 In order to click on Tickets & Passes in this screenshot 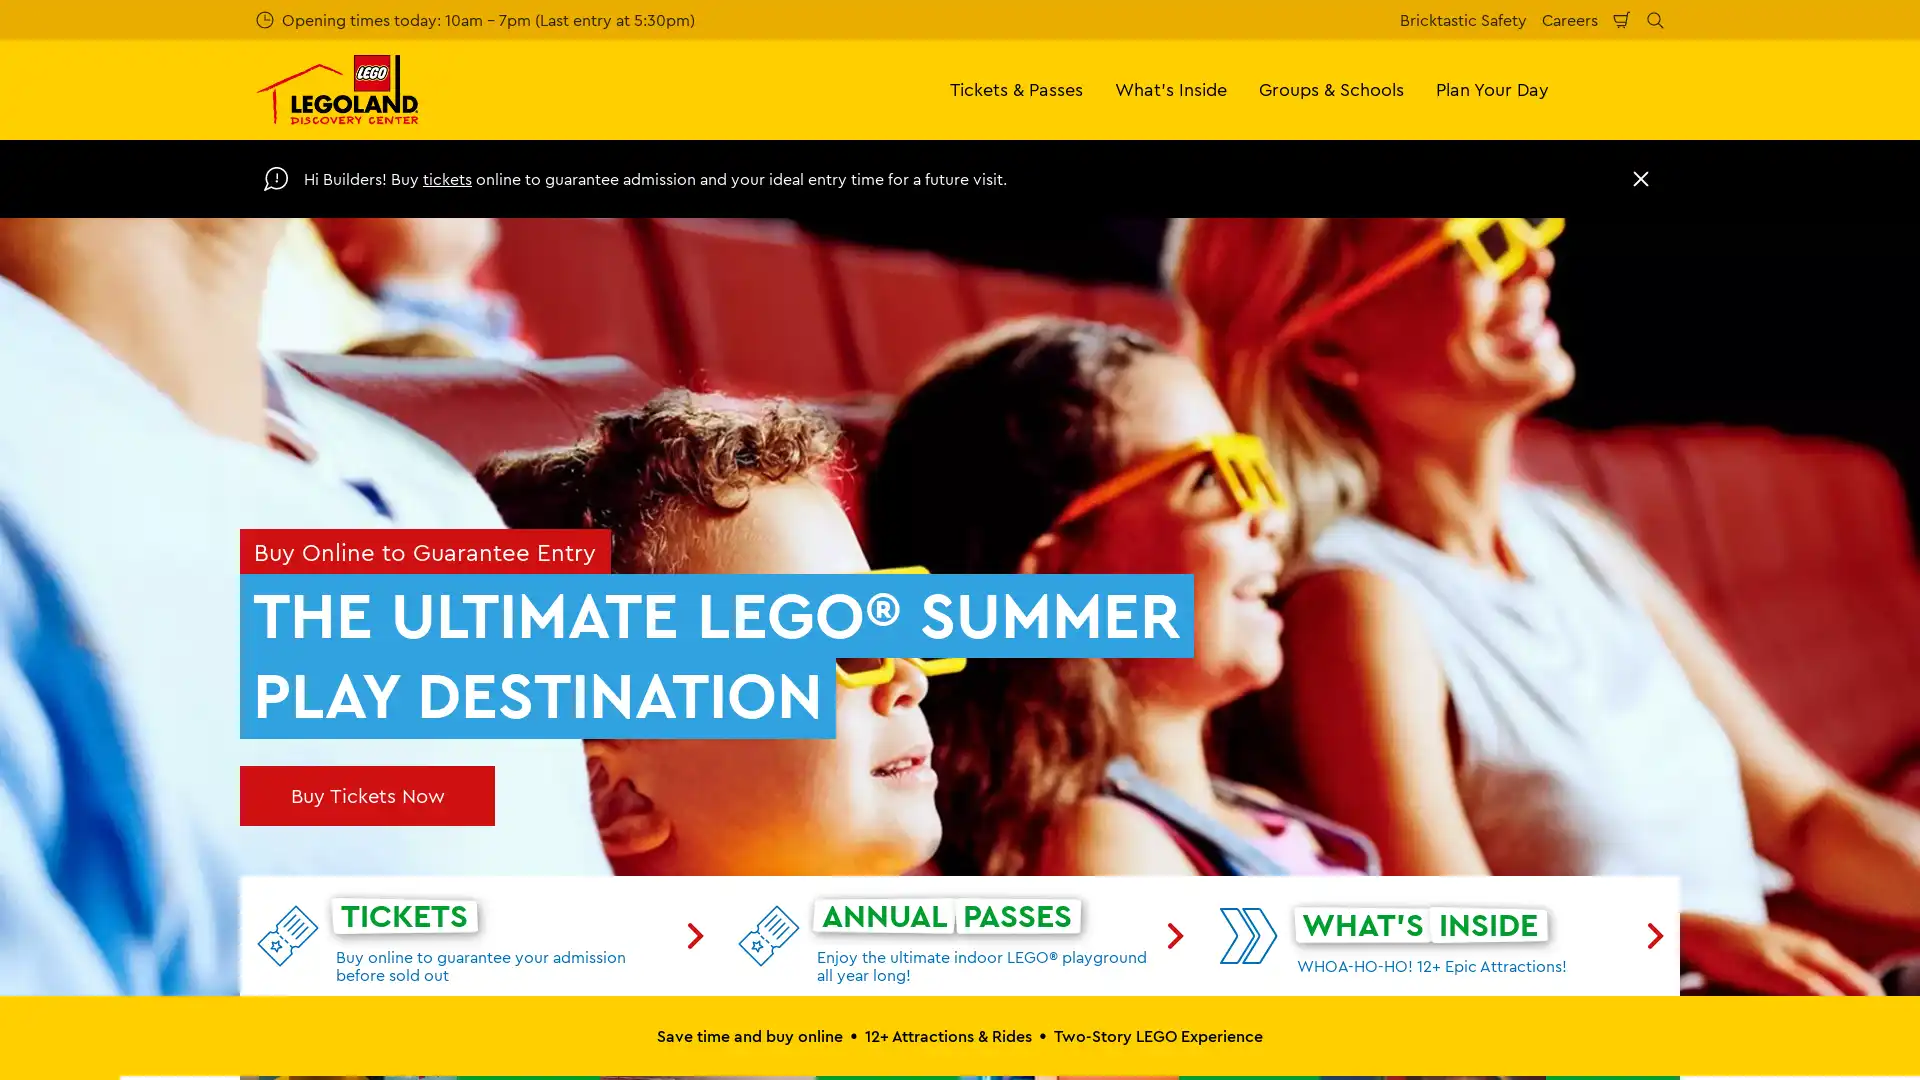, I will do `click(1016, 88)`.